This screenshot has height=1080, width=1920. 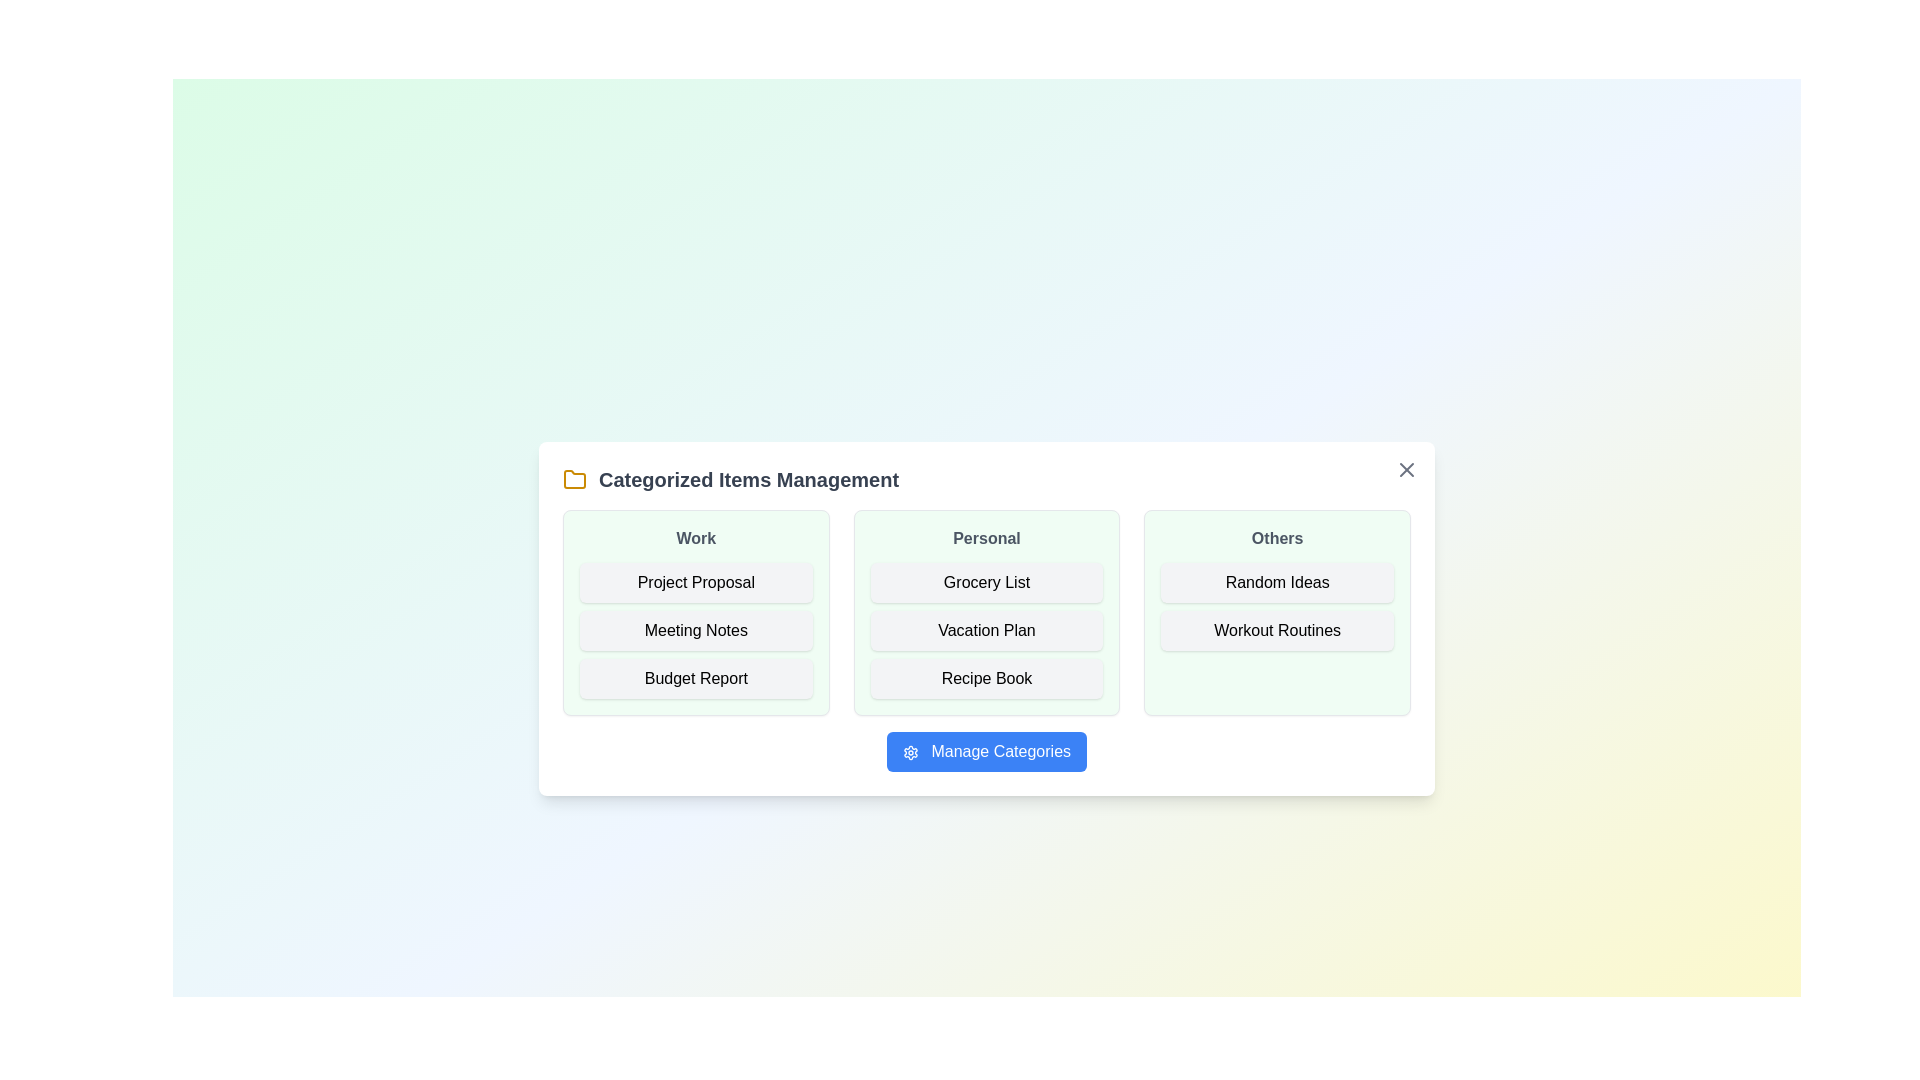 What do you see at coordinates (696, 538) in the screenshot?
I see `the category header Work to select it` at bounding box center [696, 538].